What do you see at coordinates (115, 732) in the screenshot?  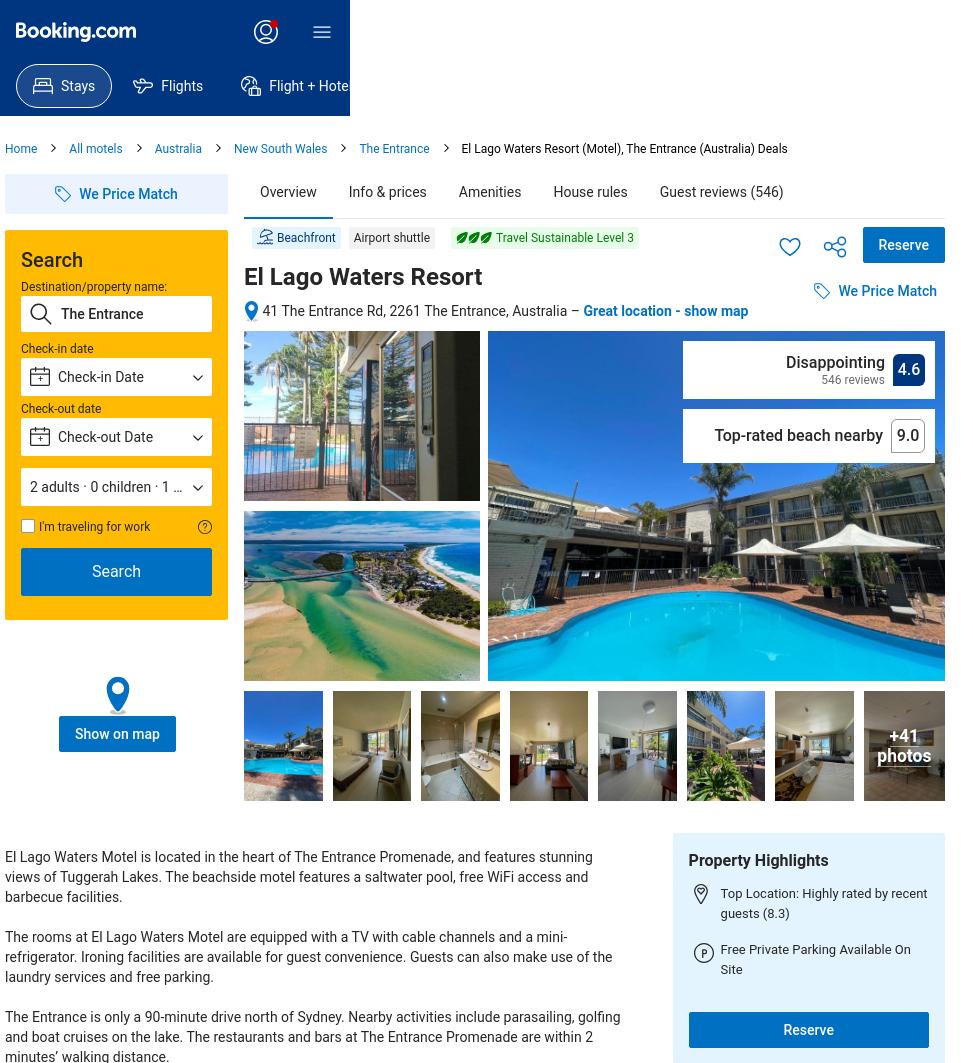 I see `'Show on map'` at bounding box center [115, 732].